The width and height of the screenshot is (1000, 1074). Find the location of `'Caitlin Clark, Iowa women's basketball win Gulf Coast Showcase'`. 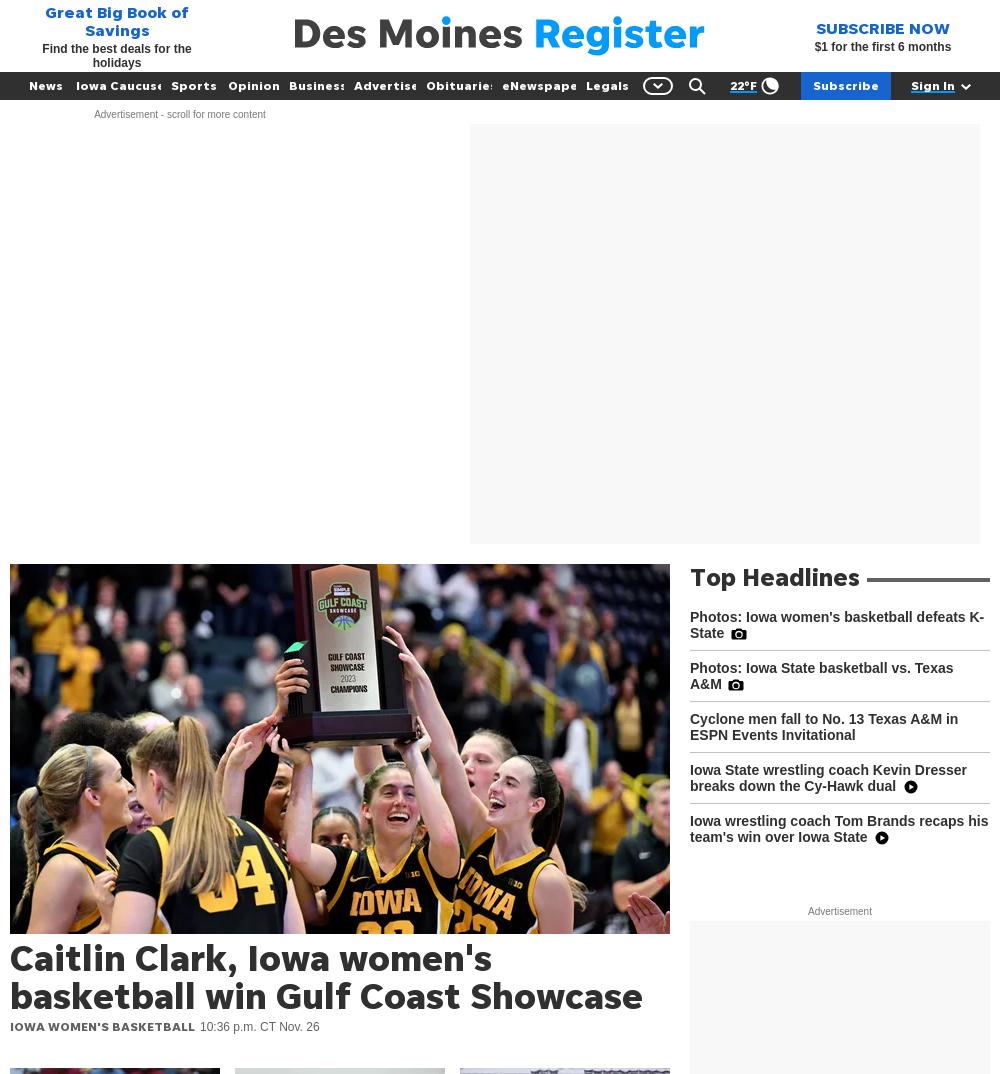

'Caitlin Clark, Iowa women's basketball win Gulf Coast Showcase' is located at coordinates (325, 975).